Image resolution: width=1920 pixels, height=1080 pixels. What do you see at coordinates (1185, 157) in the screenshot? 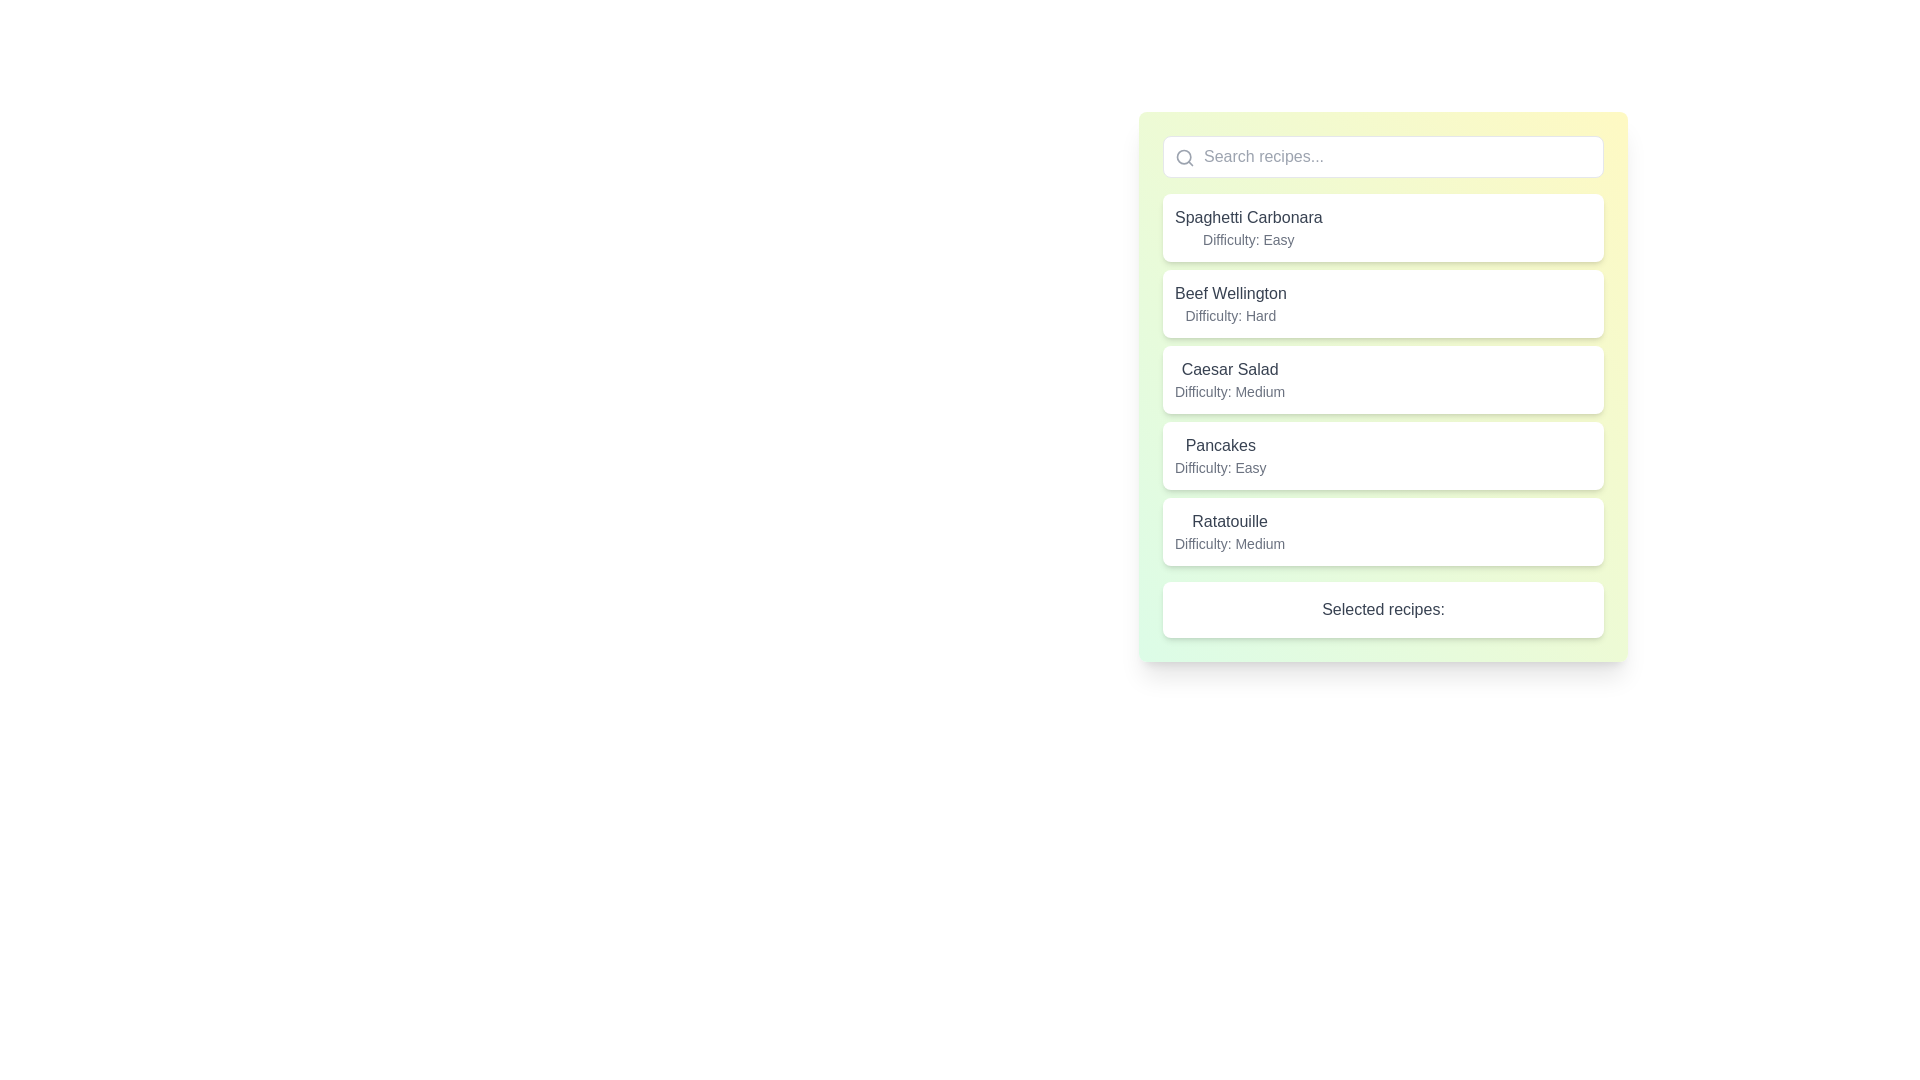
I see `the search icon to focus the associated input field for initiating a search action` at bounding box center [1185, 157].